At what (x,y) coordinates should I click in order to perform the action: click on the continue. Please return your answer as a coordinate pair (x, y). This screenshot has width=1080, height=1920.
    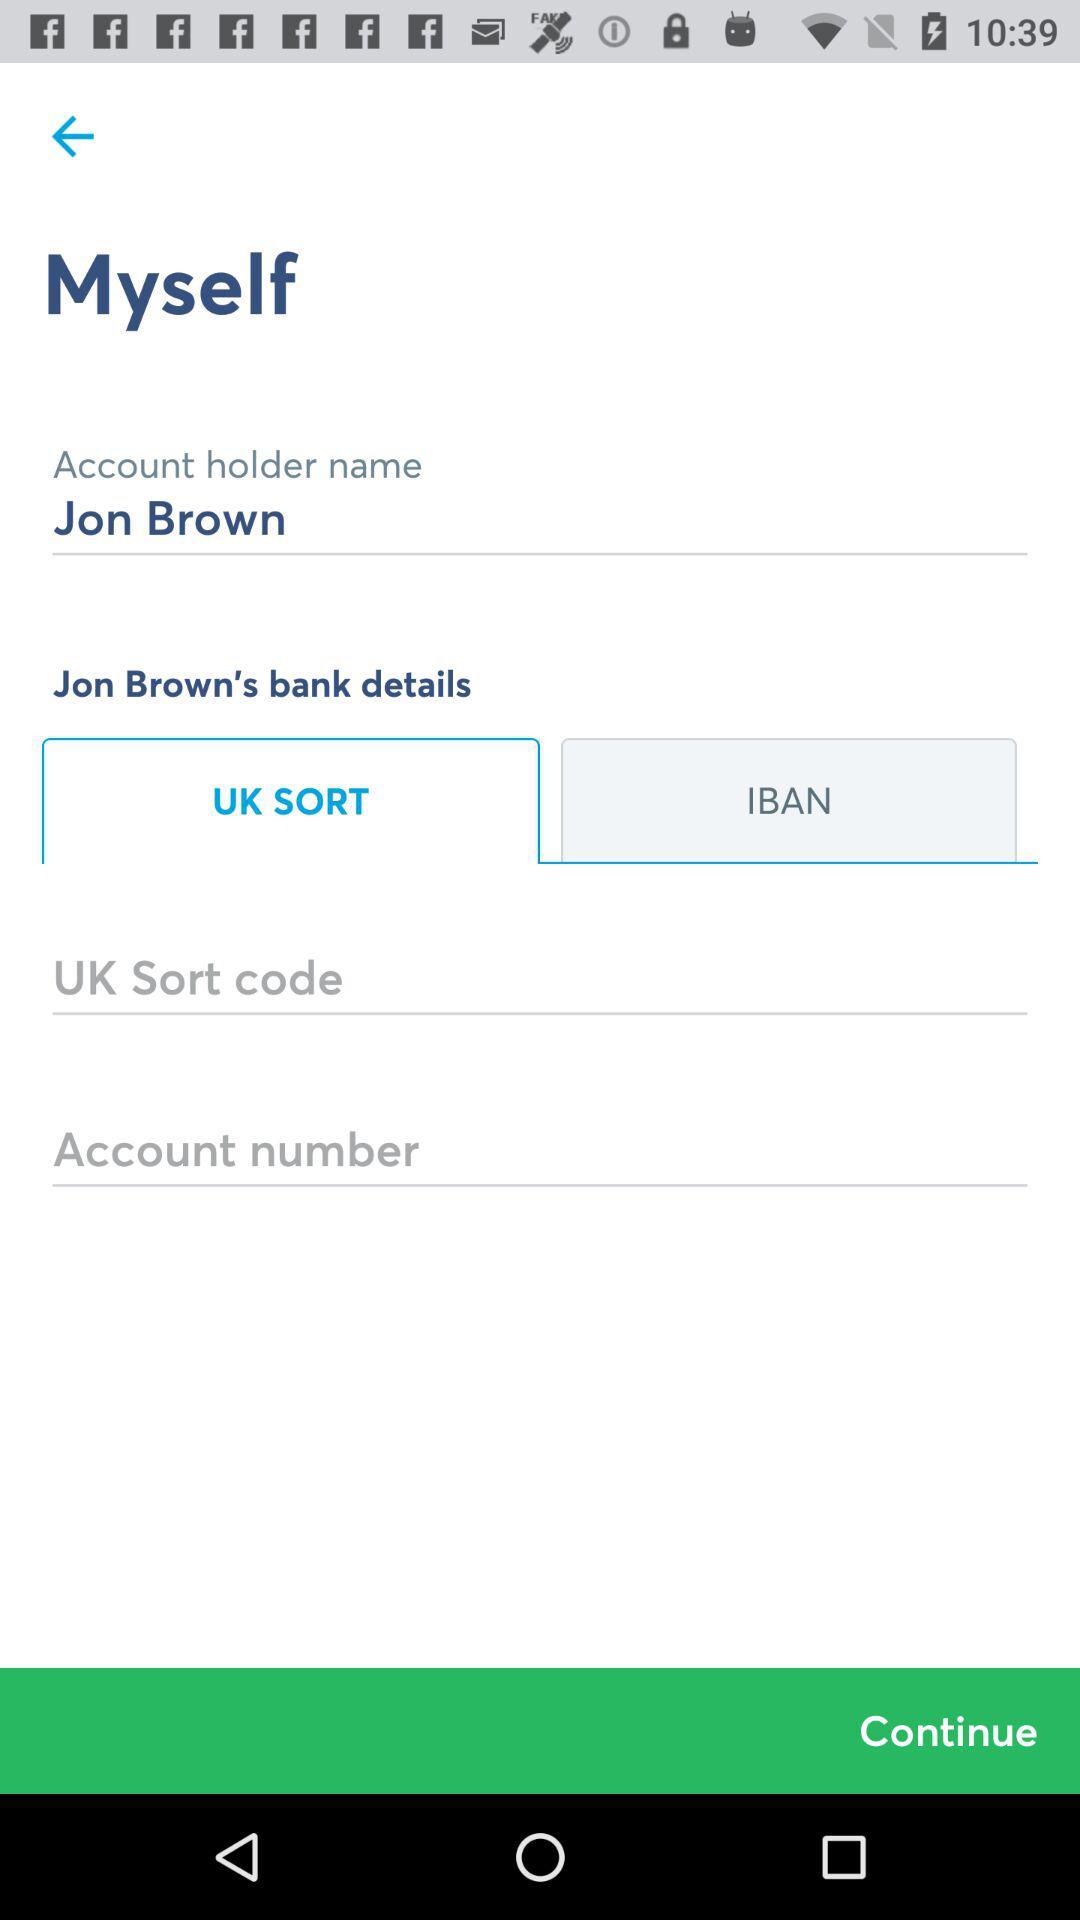
    Looking at the image, I should click on (540, 1730).